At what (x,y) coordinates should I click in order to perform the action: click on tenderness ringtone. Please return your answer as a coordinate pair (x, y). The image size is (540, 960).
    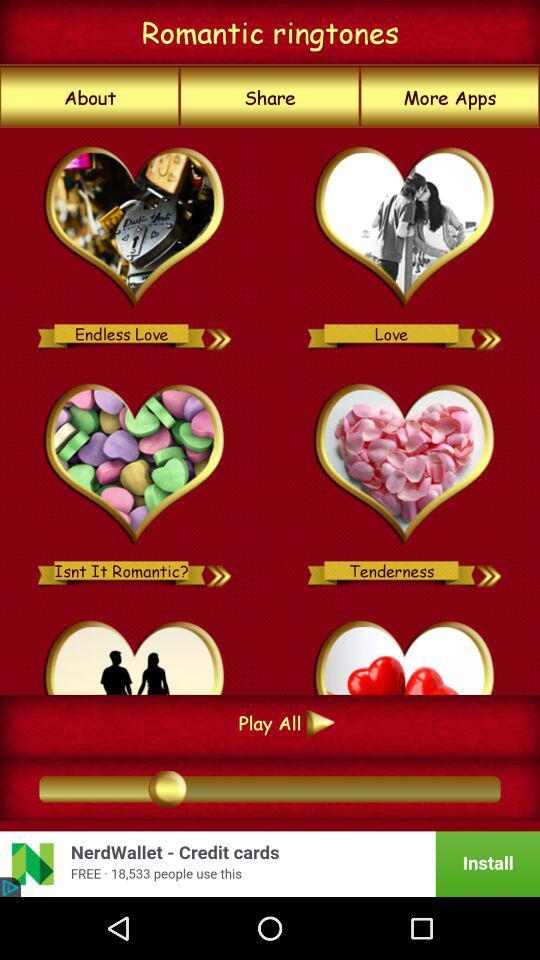
    Looking at the image, I should click on (405, 465).